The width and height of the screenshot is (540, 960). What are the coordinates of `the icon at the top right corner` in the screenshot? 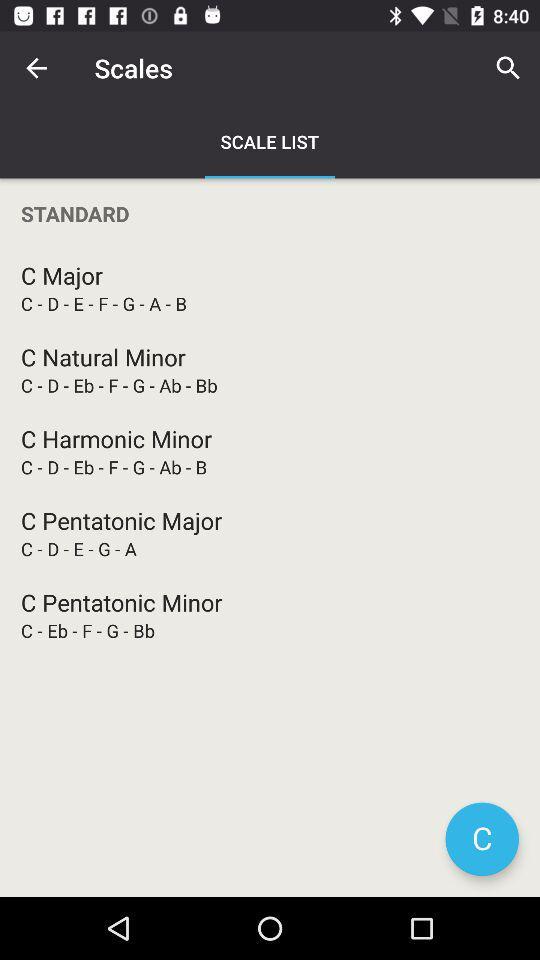 It's located at (508, 68).